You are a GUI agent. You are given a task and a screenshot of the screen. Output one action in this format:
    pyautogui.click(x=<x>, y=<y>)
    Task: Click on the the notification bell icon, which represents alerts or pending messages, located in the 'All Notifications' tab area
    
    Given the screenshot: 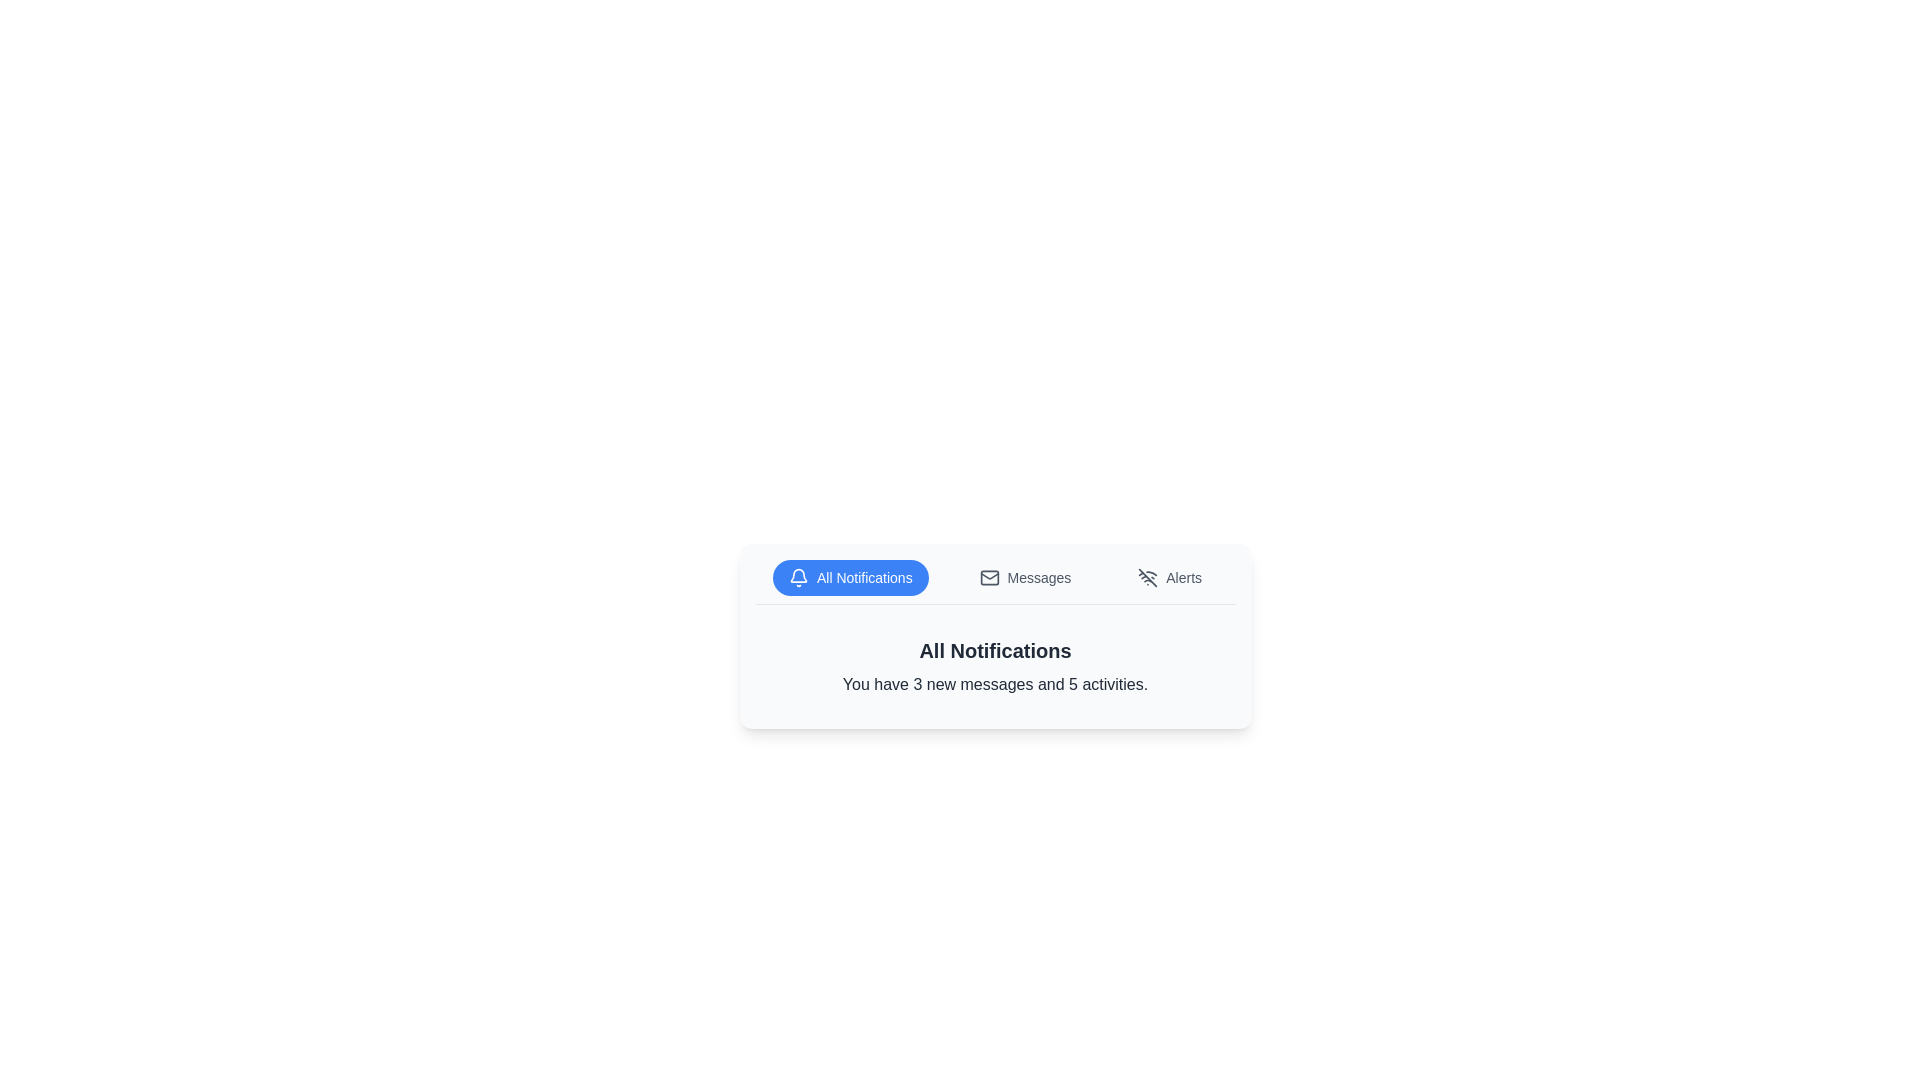 What is the action you would take?
    pyautogui.click(x=797, y=575)
    